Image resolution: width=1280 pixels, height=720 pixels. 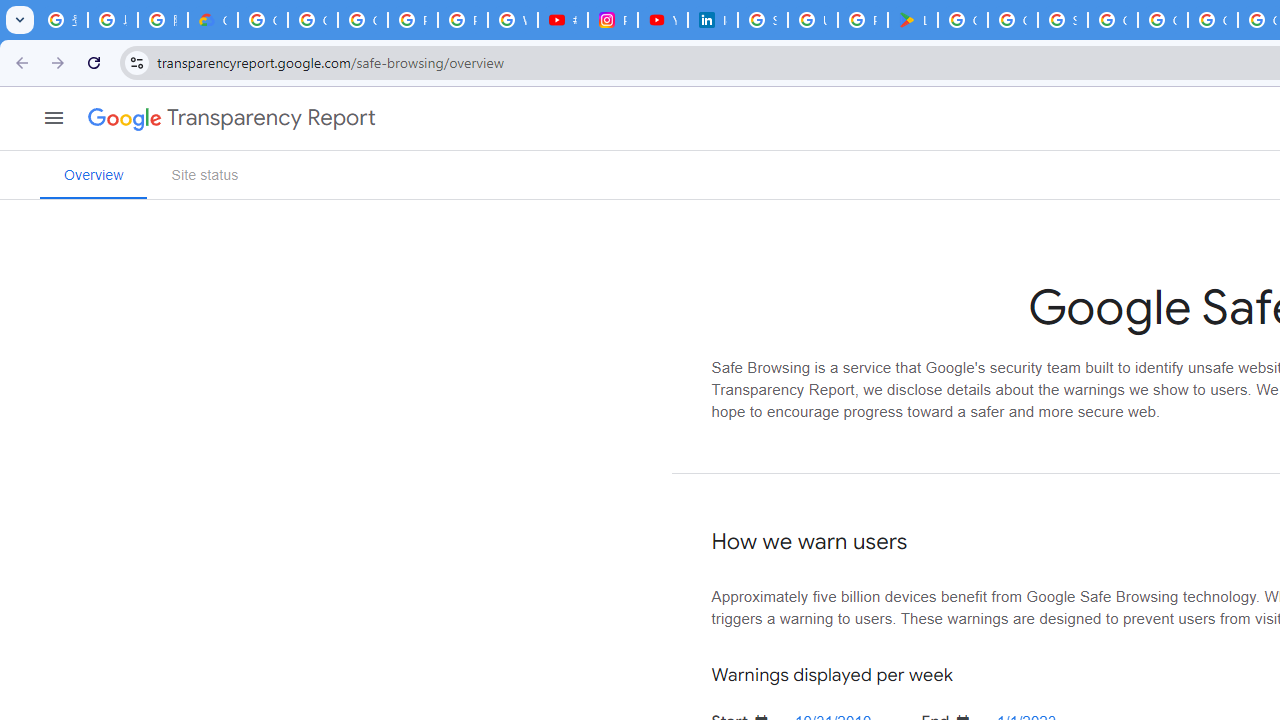 What do you see at coordinates (762, 20) in the screenshot?
I see `'Sign in - Google Accounts'` at bounding box center [762, 20].